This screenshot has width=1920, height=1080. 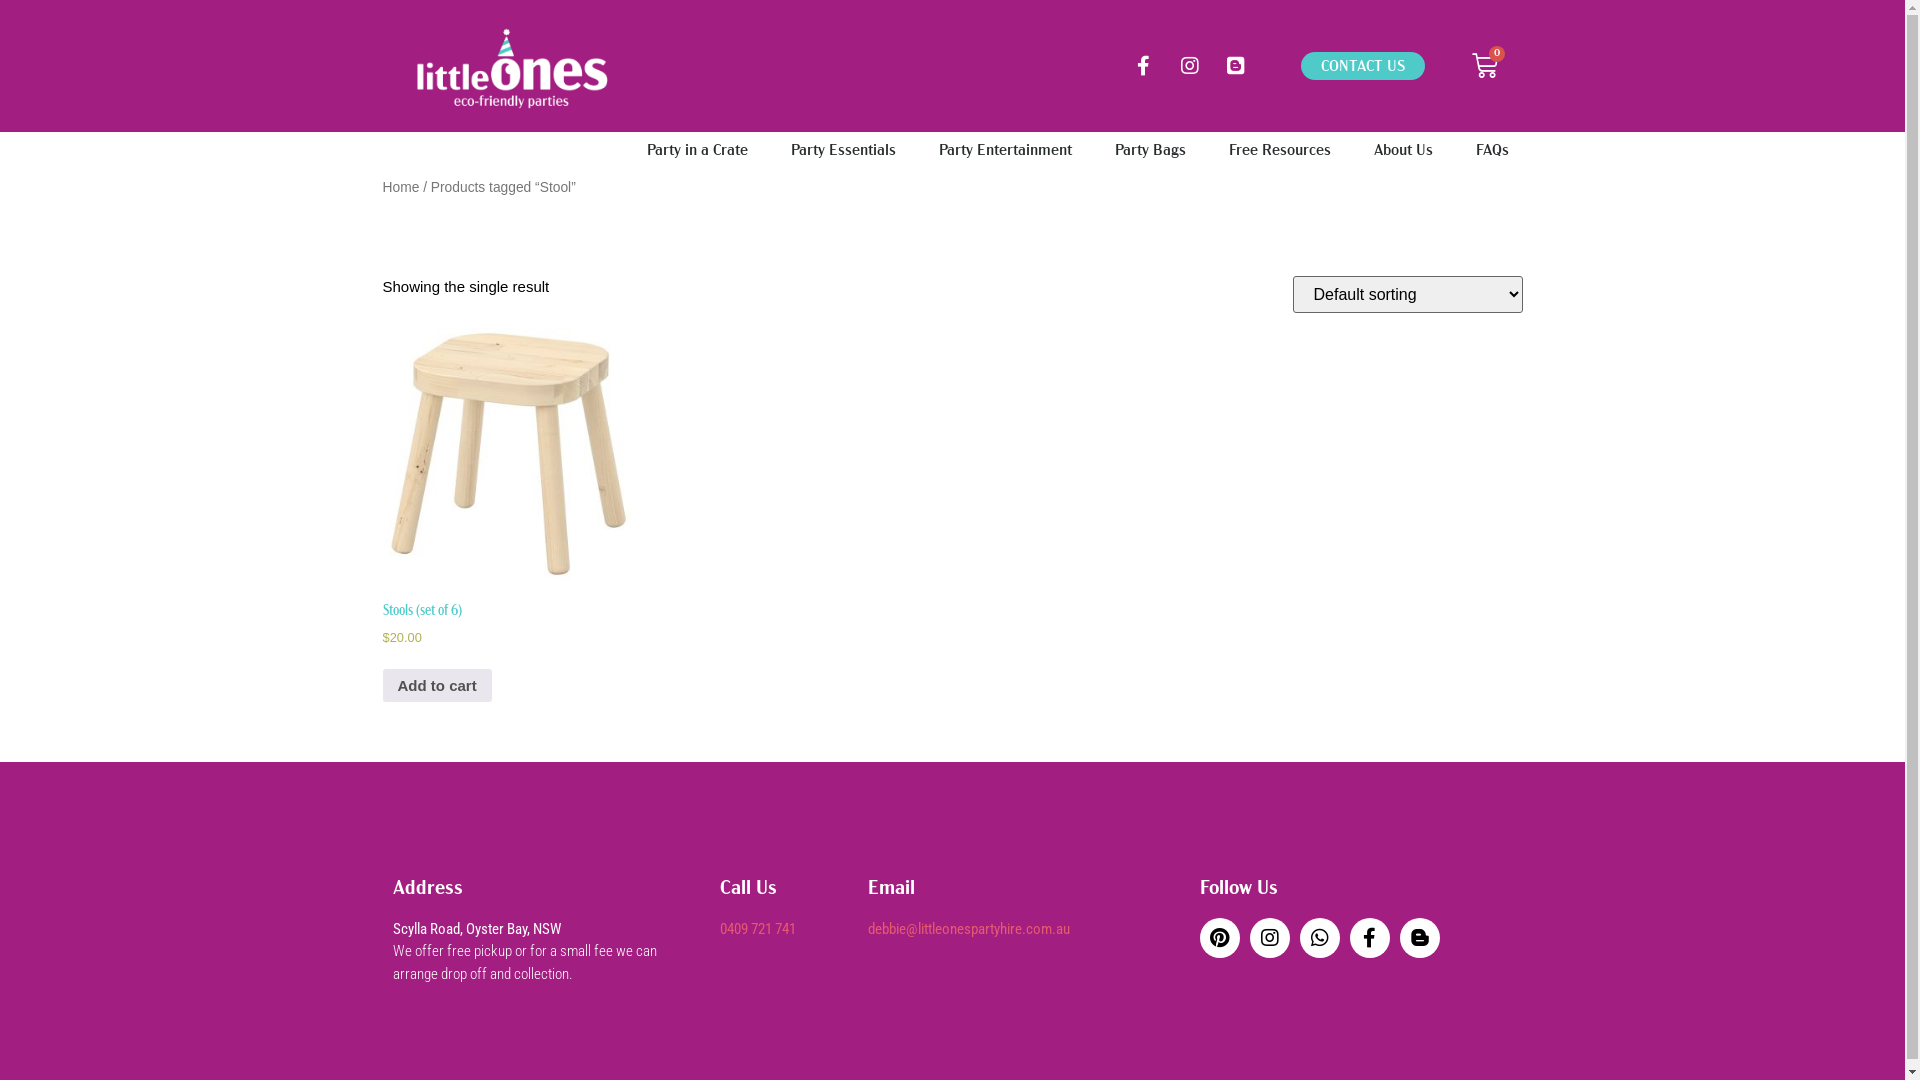 What do you see at coordinates (1098, 149) in the screenshot?
I see `'Party Bags'` at bounding box center [1098, 149].